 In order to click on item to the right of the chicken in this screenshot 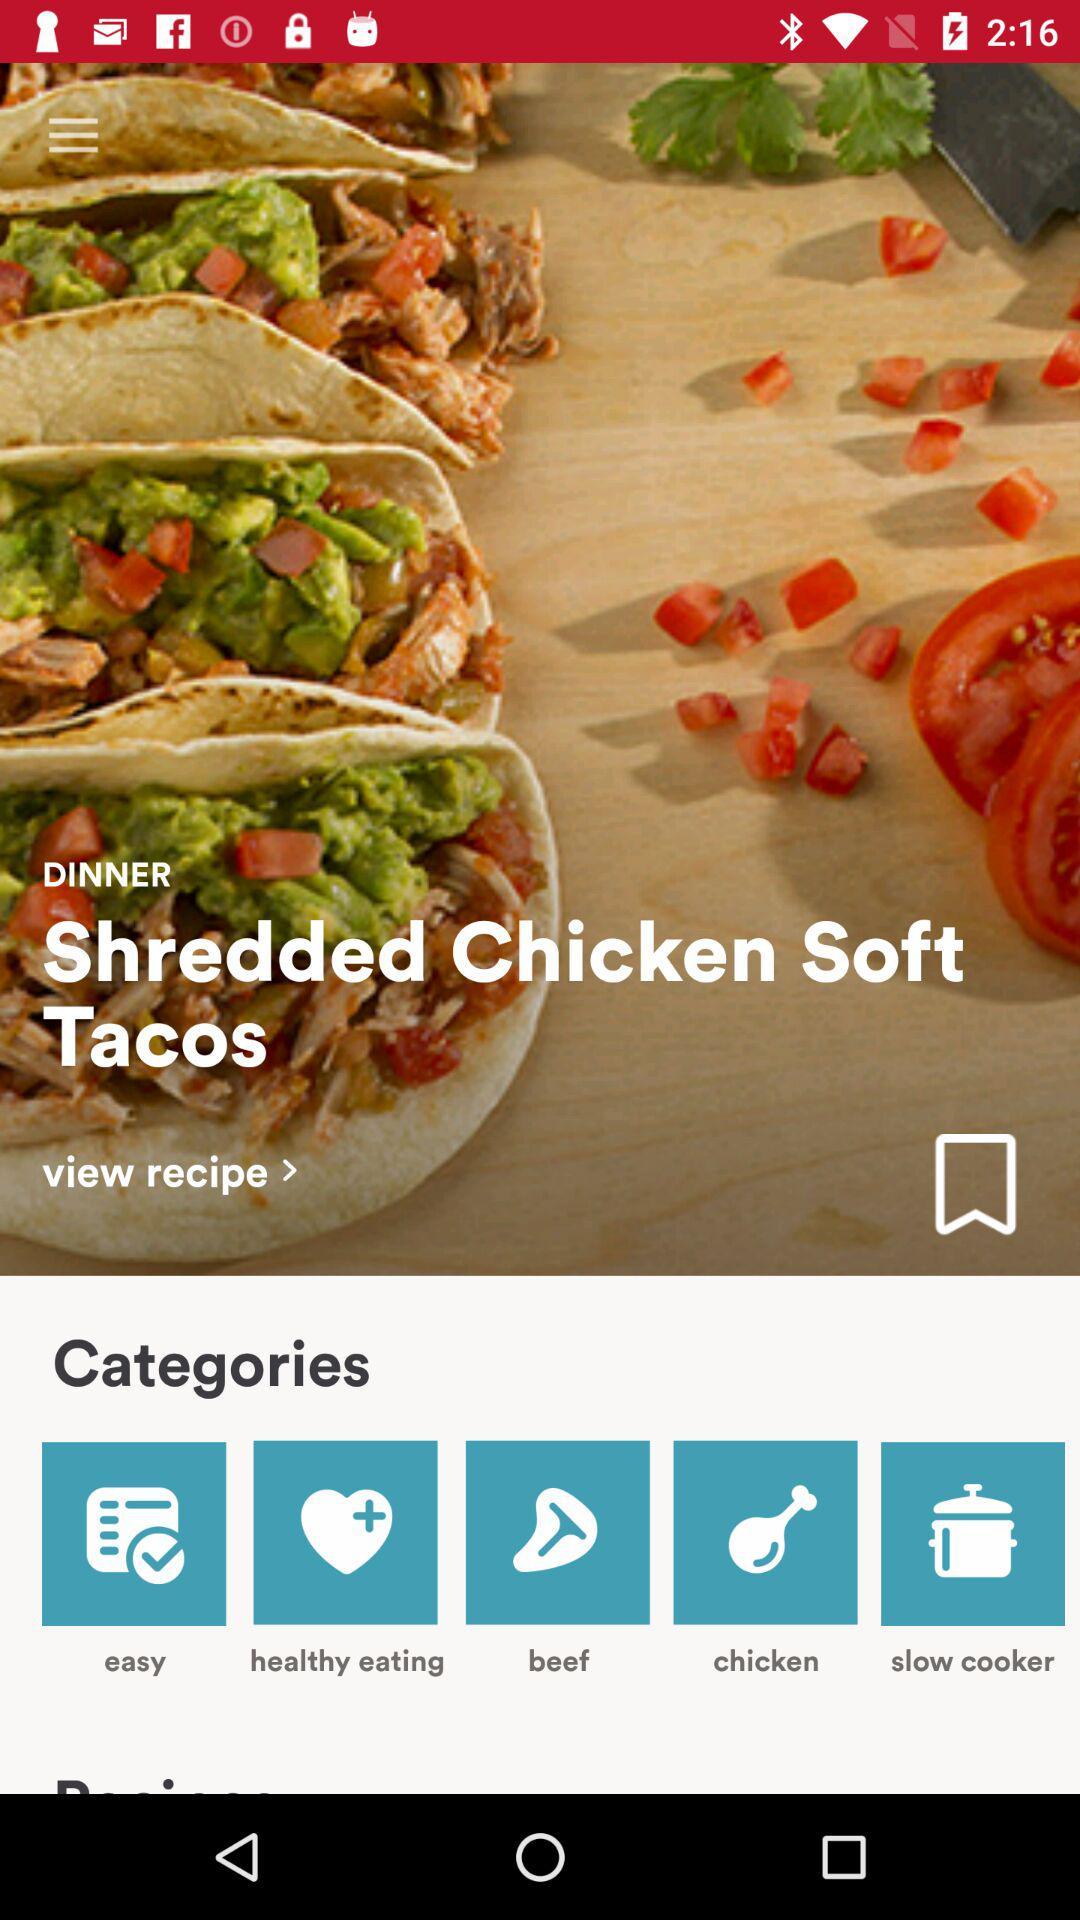, I will do `click(972, 1559)`.